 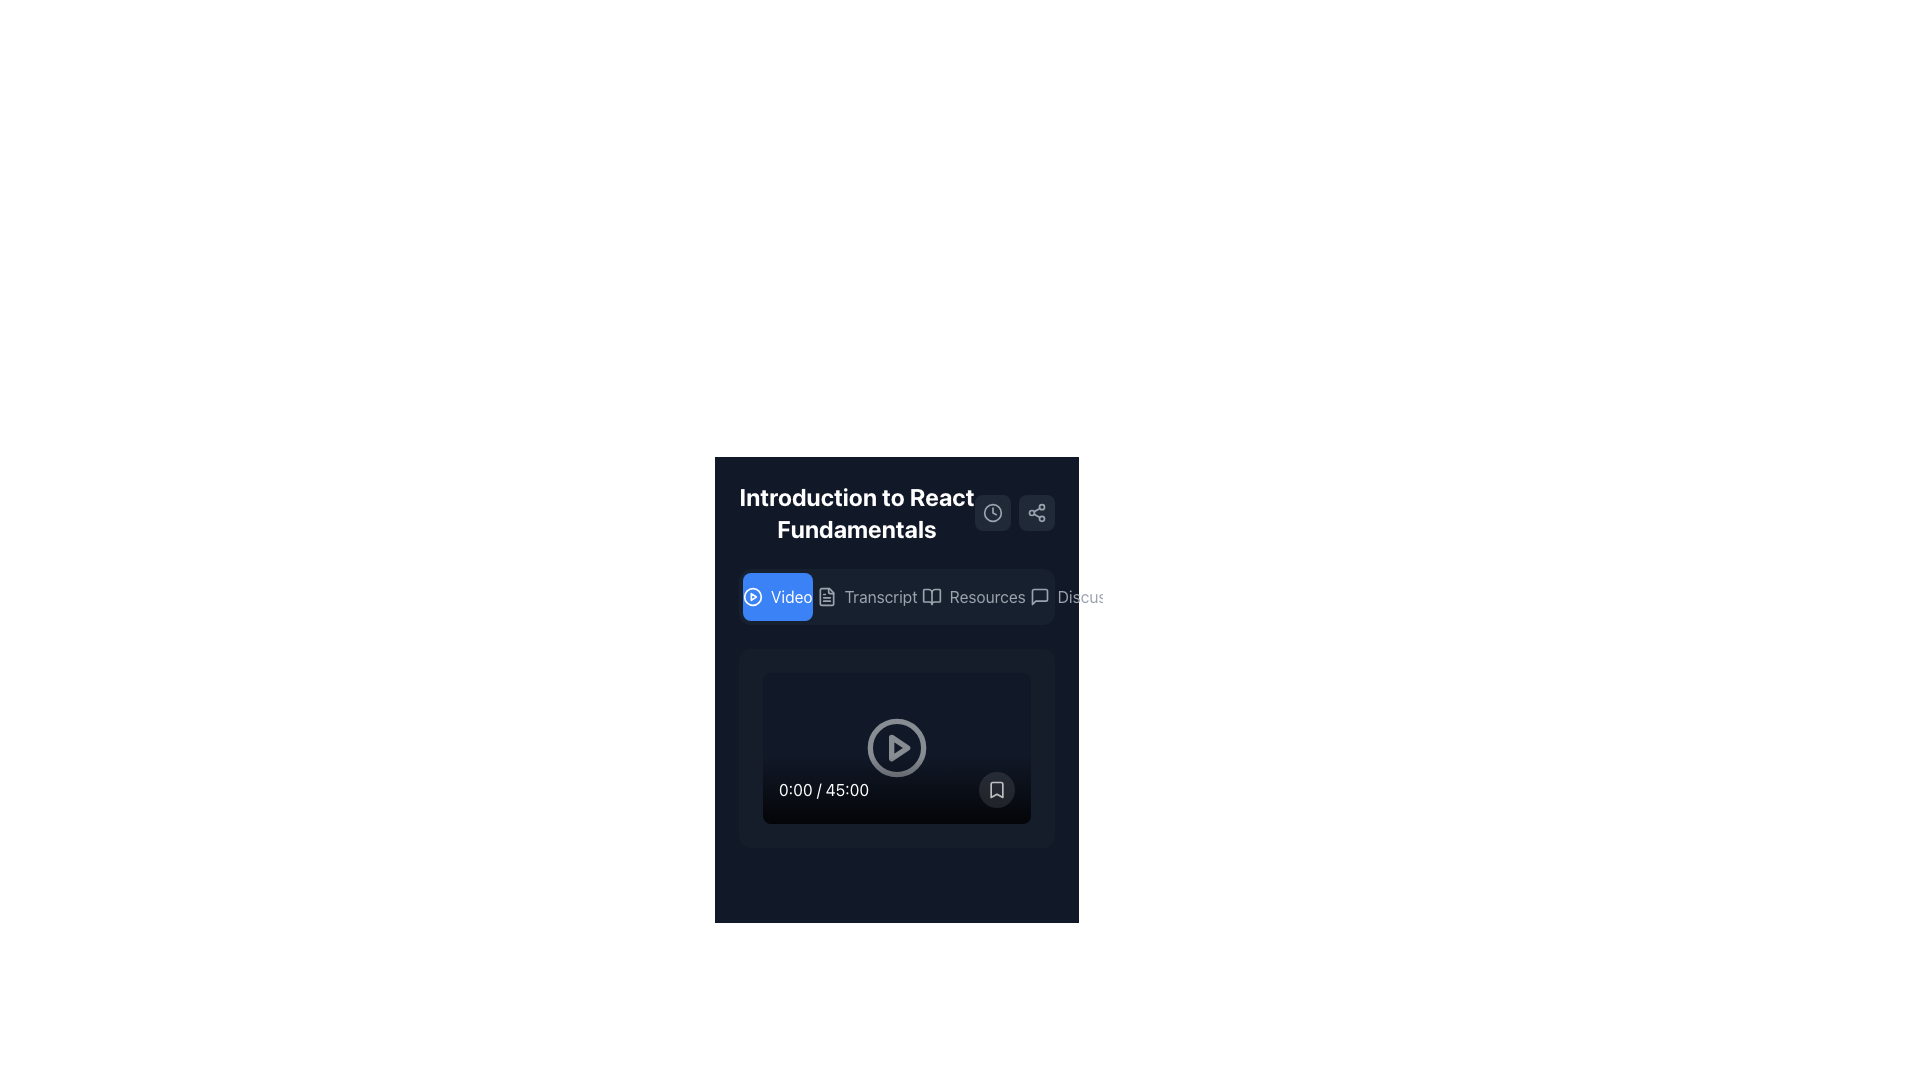 I want to click on the gray open book icon, which is the first icon in the 'Resources' group, located to the left of the 'Resources' text and the 'Discuss' icon, so click(x=930, y=596).